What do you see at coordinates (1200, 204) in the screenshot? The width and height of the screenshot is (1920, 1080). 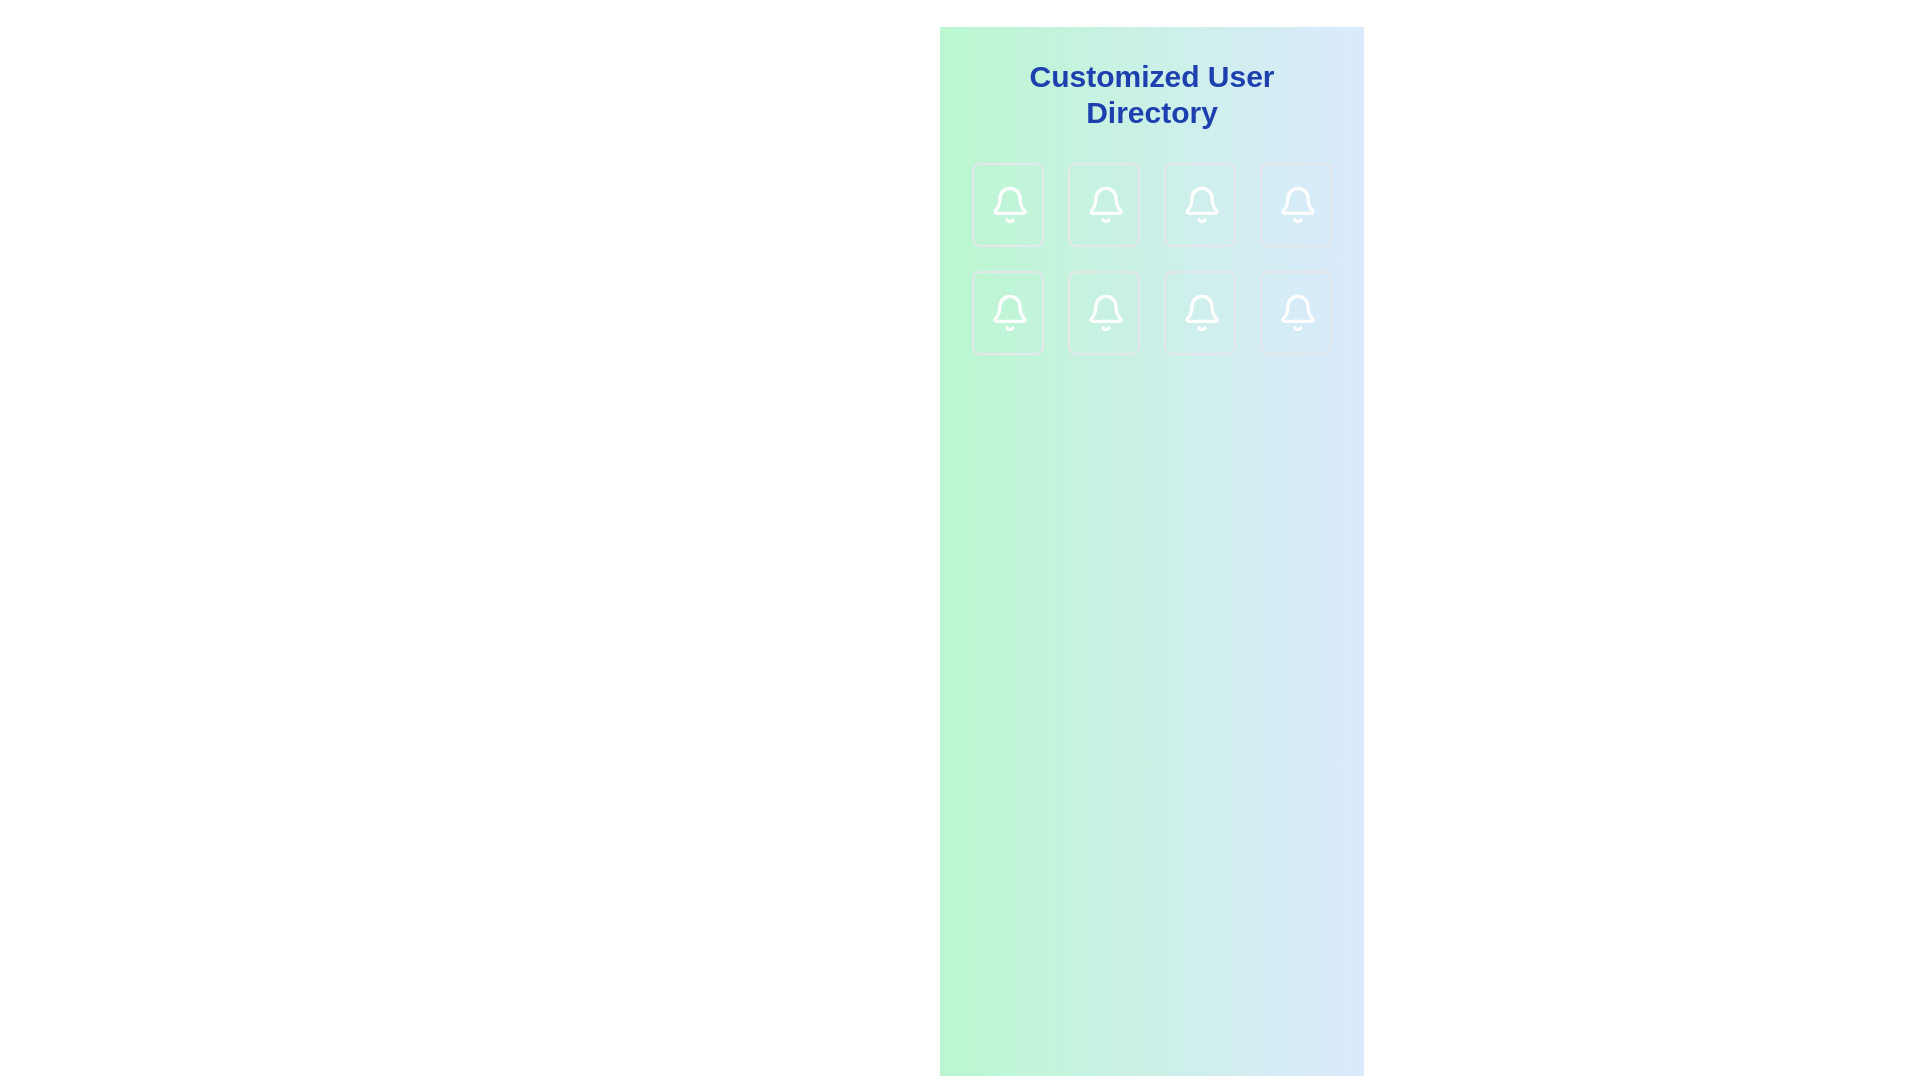 I see `the second bell icon in the top row of a 3x3 grid` at bounding box center [1200, 204].